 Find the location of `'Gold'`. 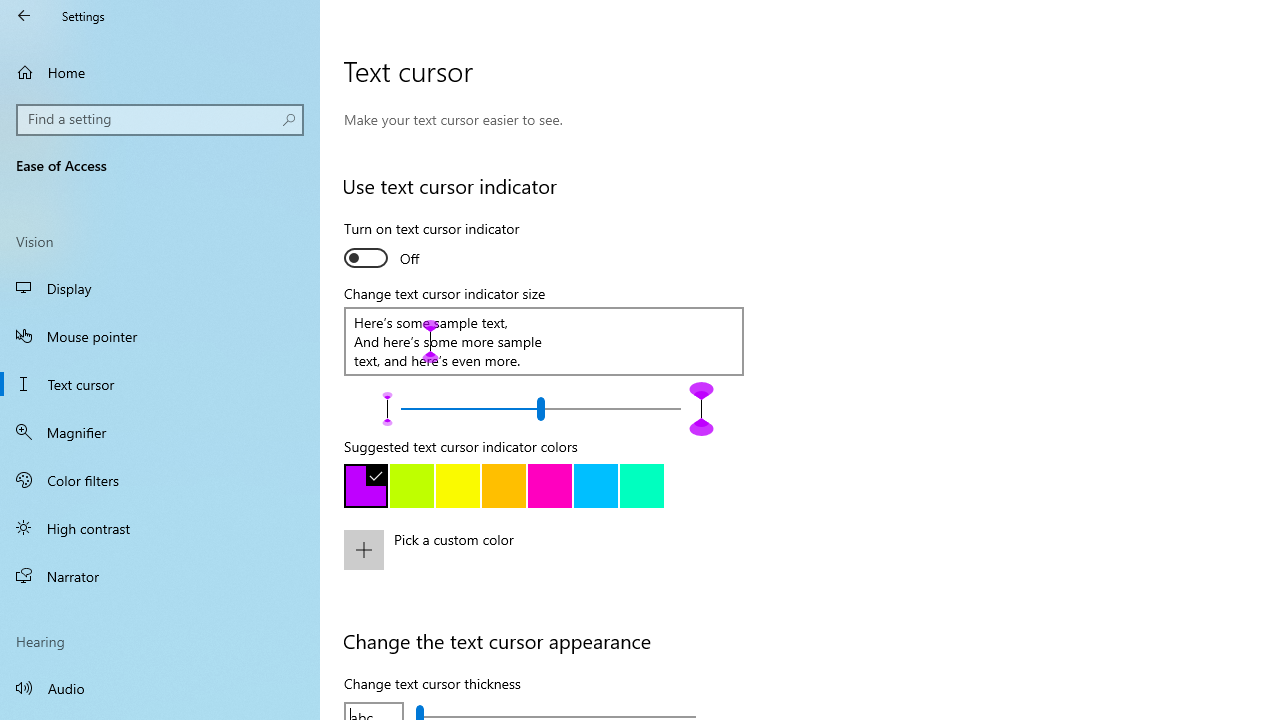

'Gold' is located at coordinates (504, 486).